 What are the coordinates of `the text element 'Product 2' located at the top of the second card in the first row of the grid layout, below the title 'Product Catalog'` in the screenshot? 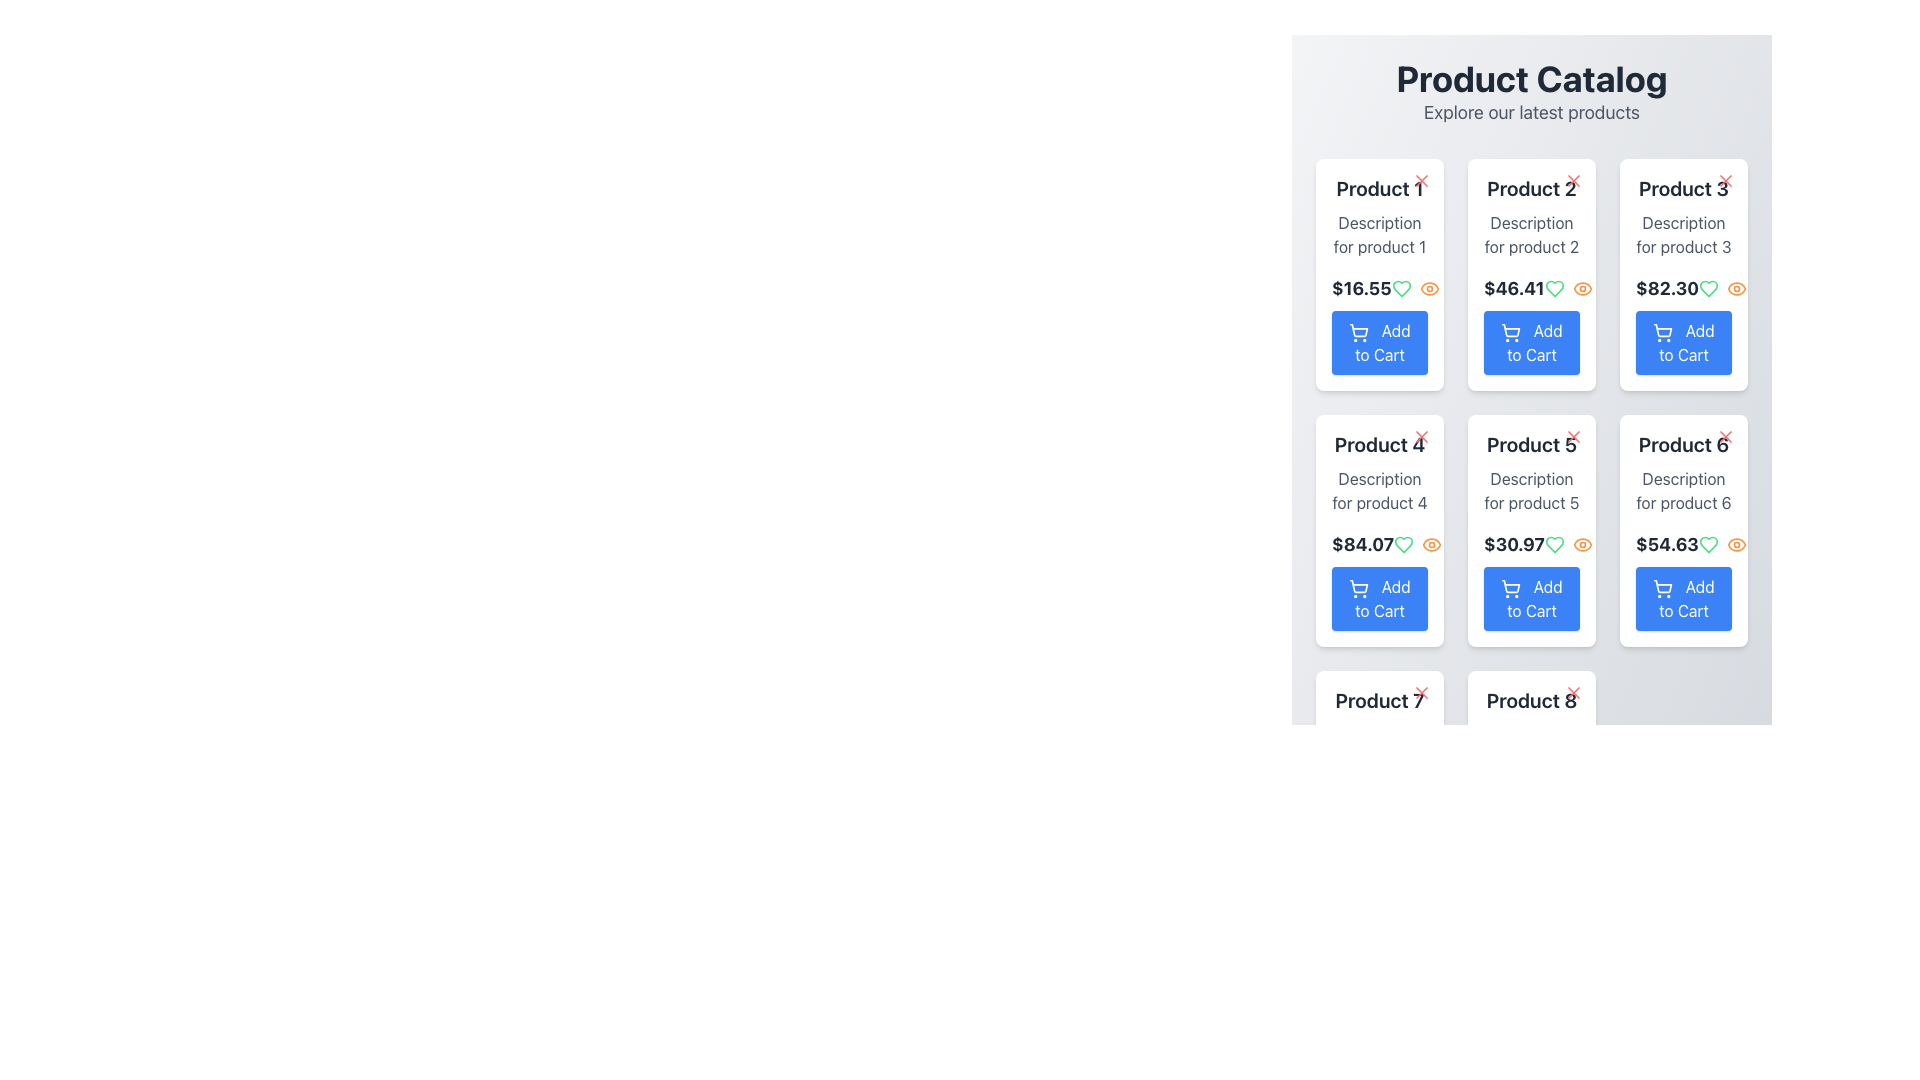 It's located at (1530, 189).